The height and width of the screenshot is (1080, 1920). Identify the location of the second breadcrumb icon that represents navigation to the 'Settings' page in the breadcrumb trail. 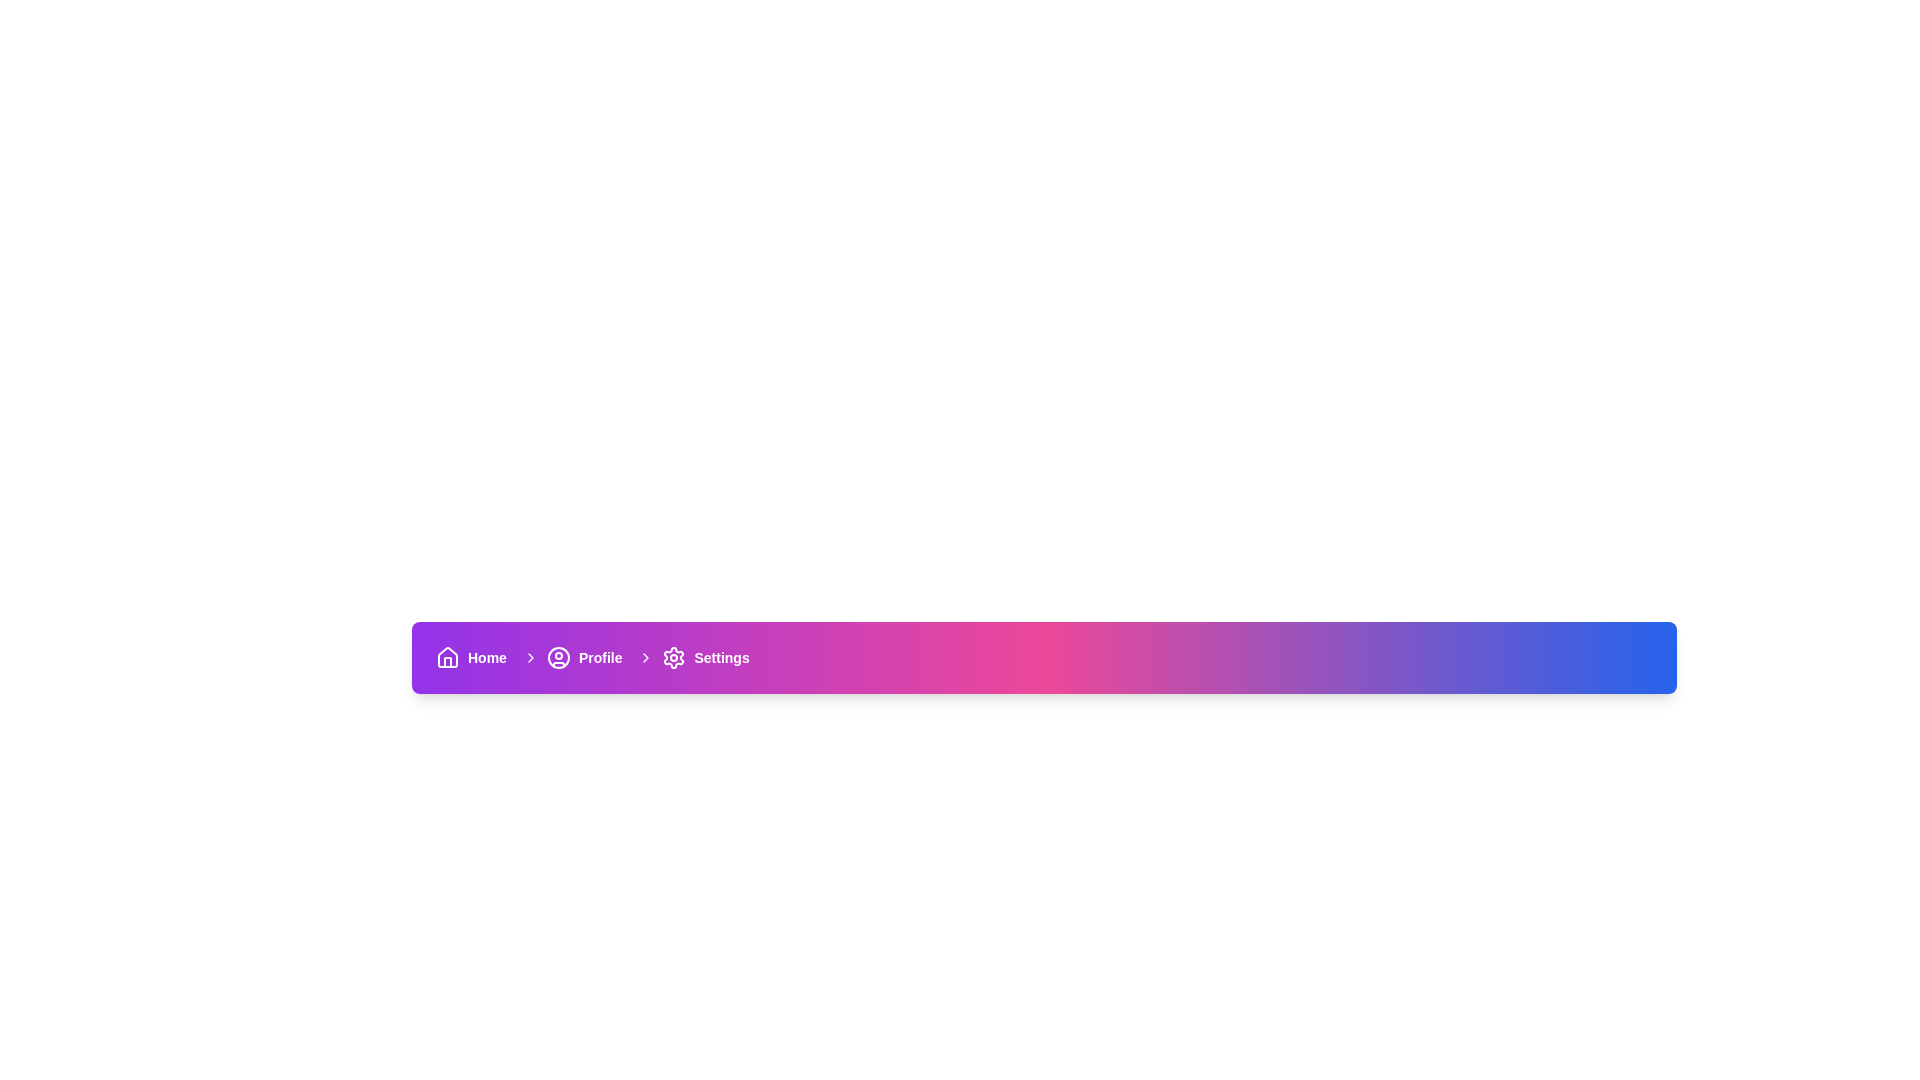
(646, 658).